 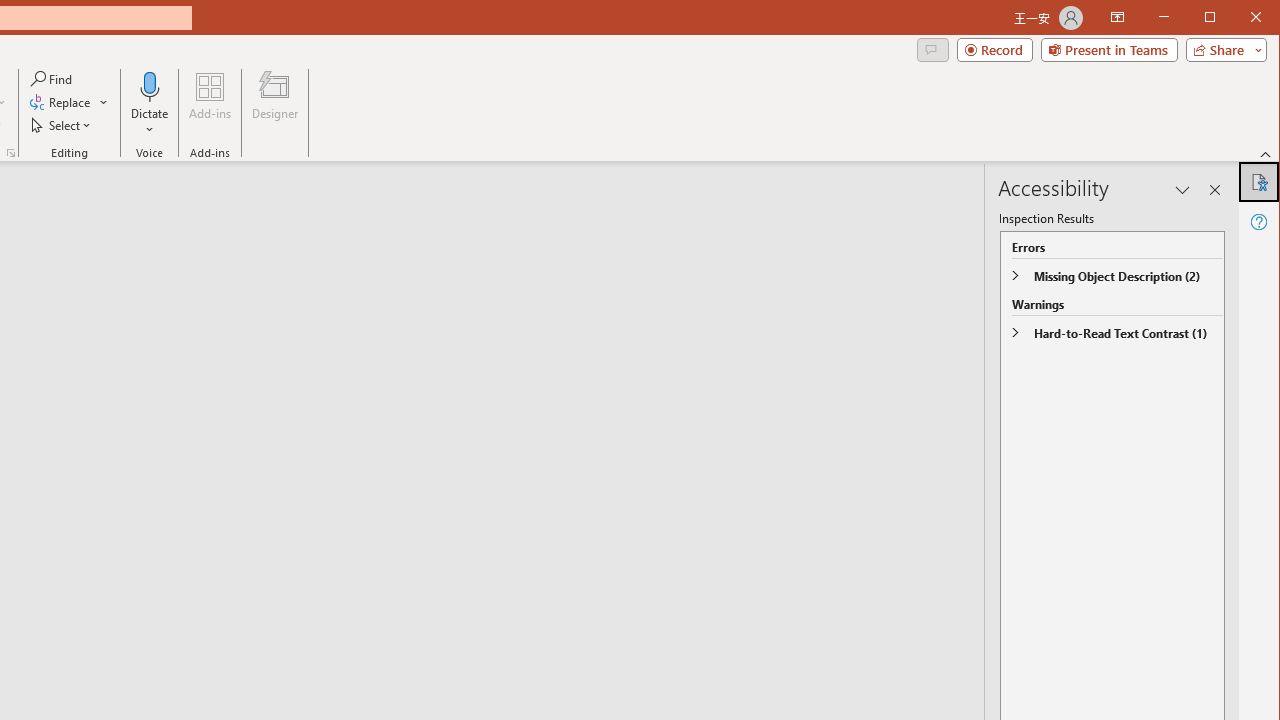 What do you see at coordinates (1238, 19) in the screenshot?
I see `'Maximize'` at bounding box center [1238, 19].